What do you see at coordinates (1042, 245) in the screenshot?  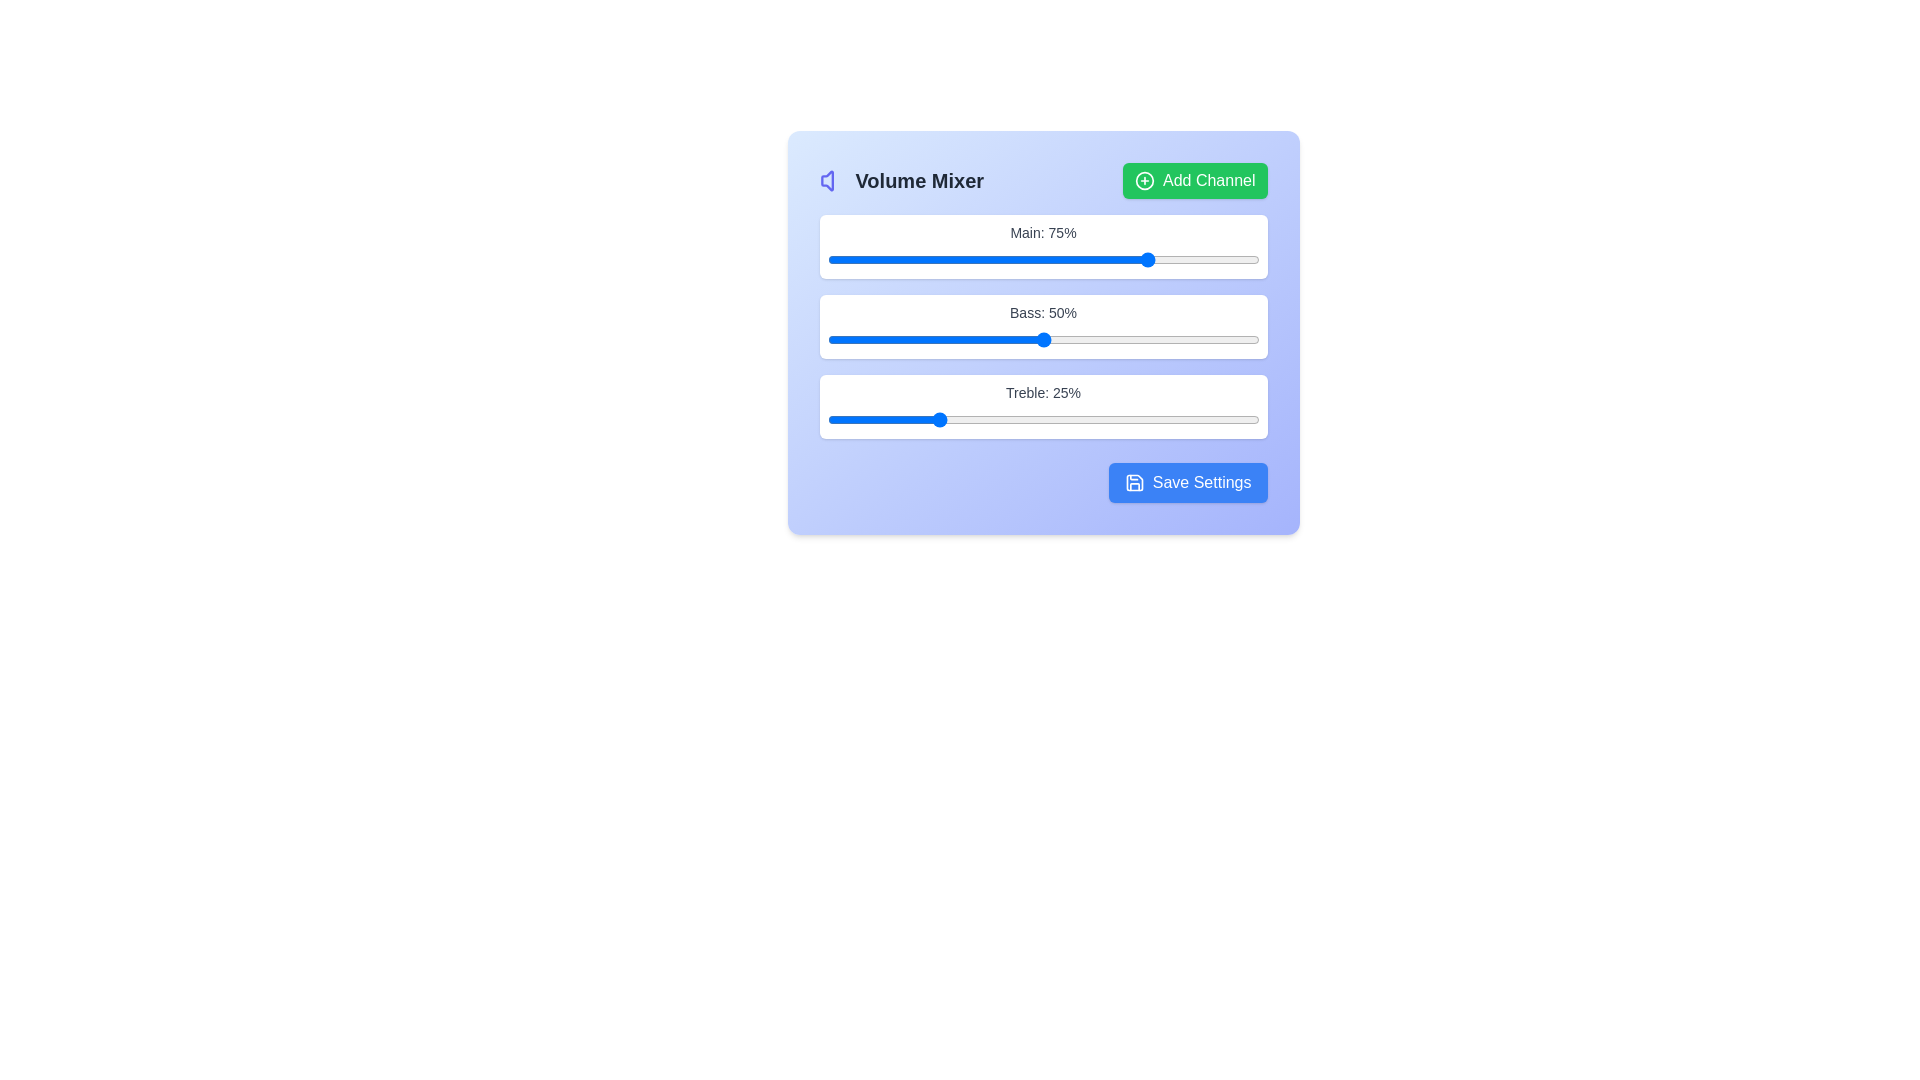 I see `the volume slider for the 'Main' channel, which is positioned above the 'Bass: 50%' and 'Treble: 25%' sliders in the Volume Mixer section of the interface` at bounding box center [1042, 245].